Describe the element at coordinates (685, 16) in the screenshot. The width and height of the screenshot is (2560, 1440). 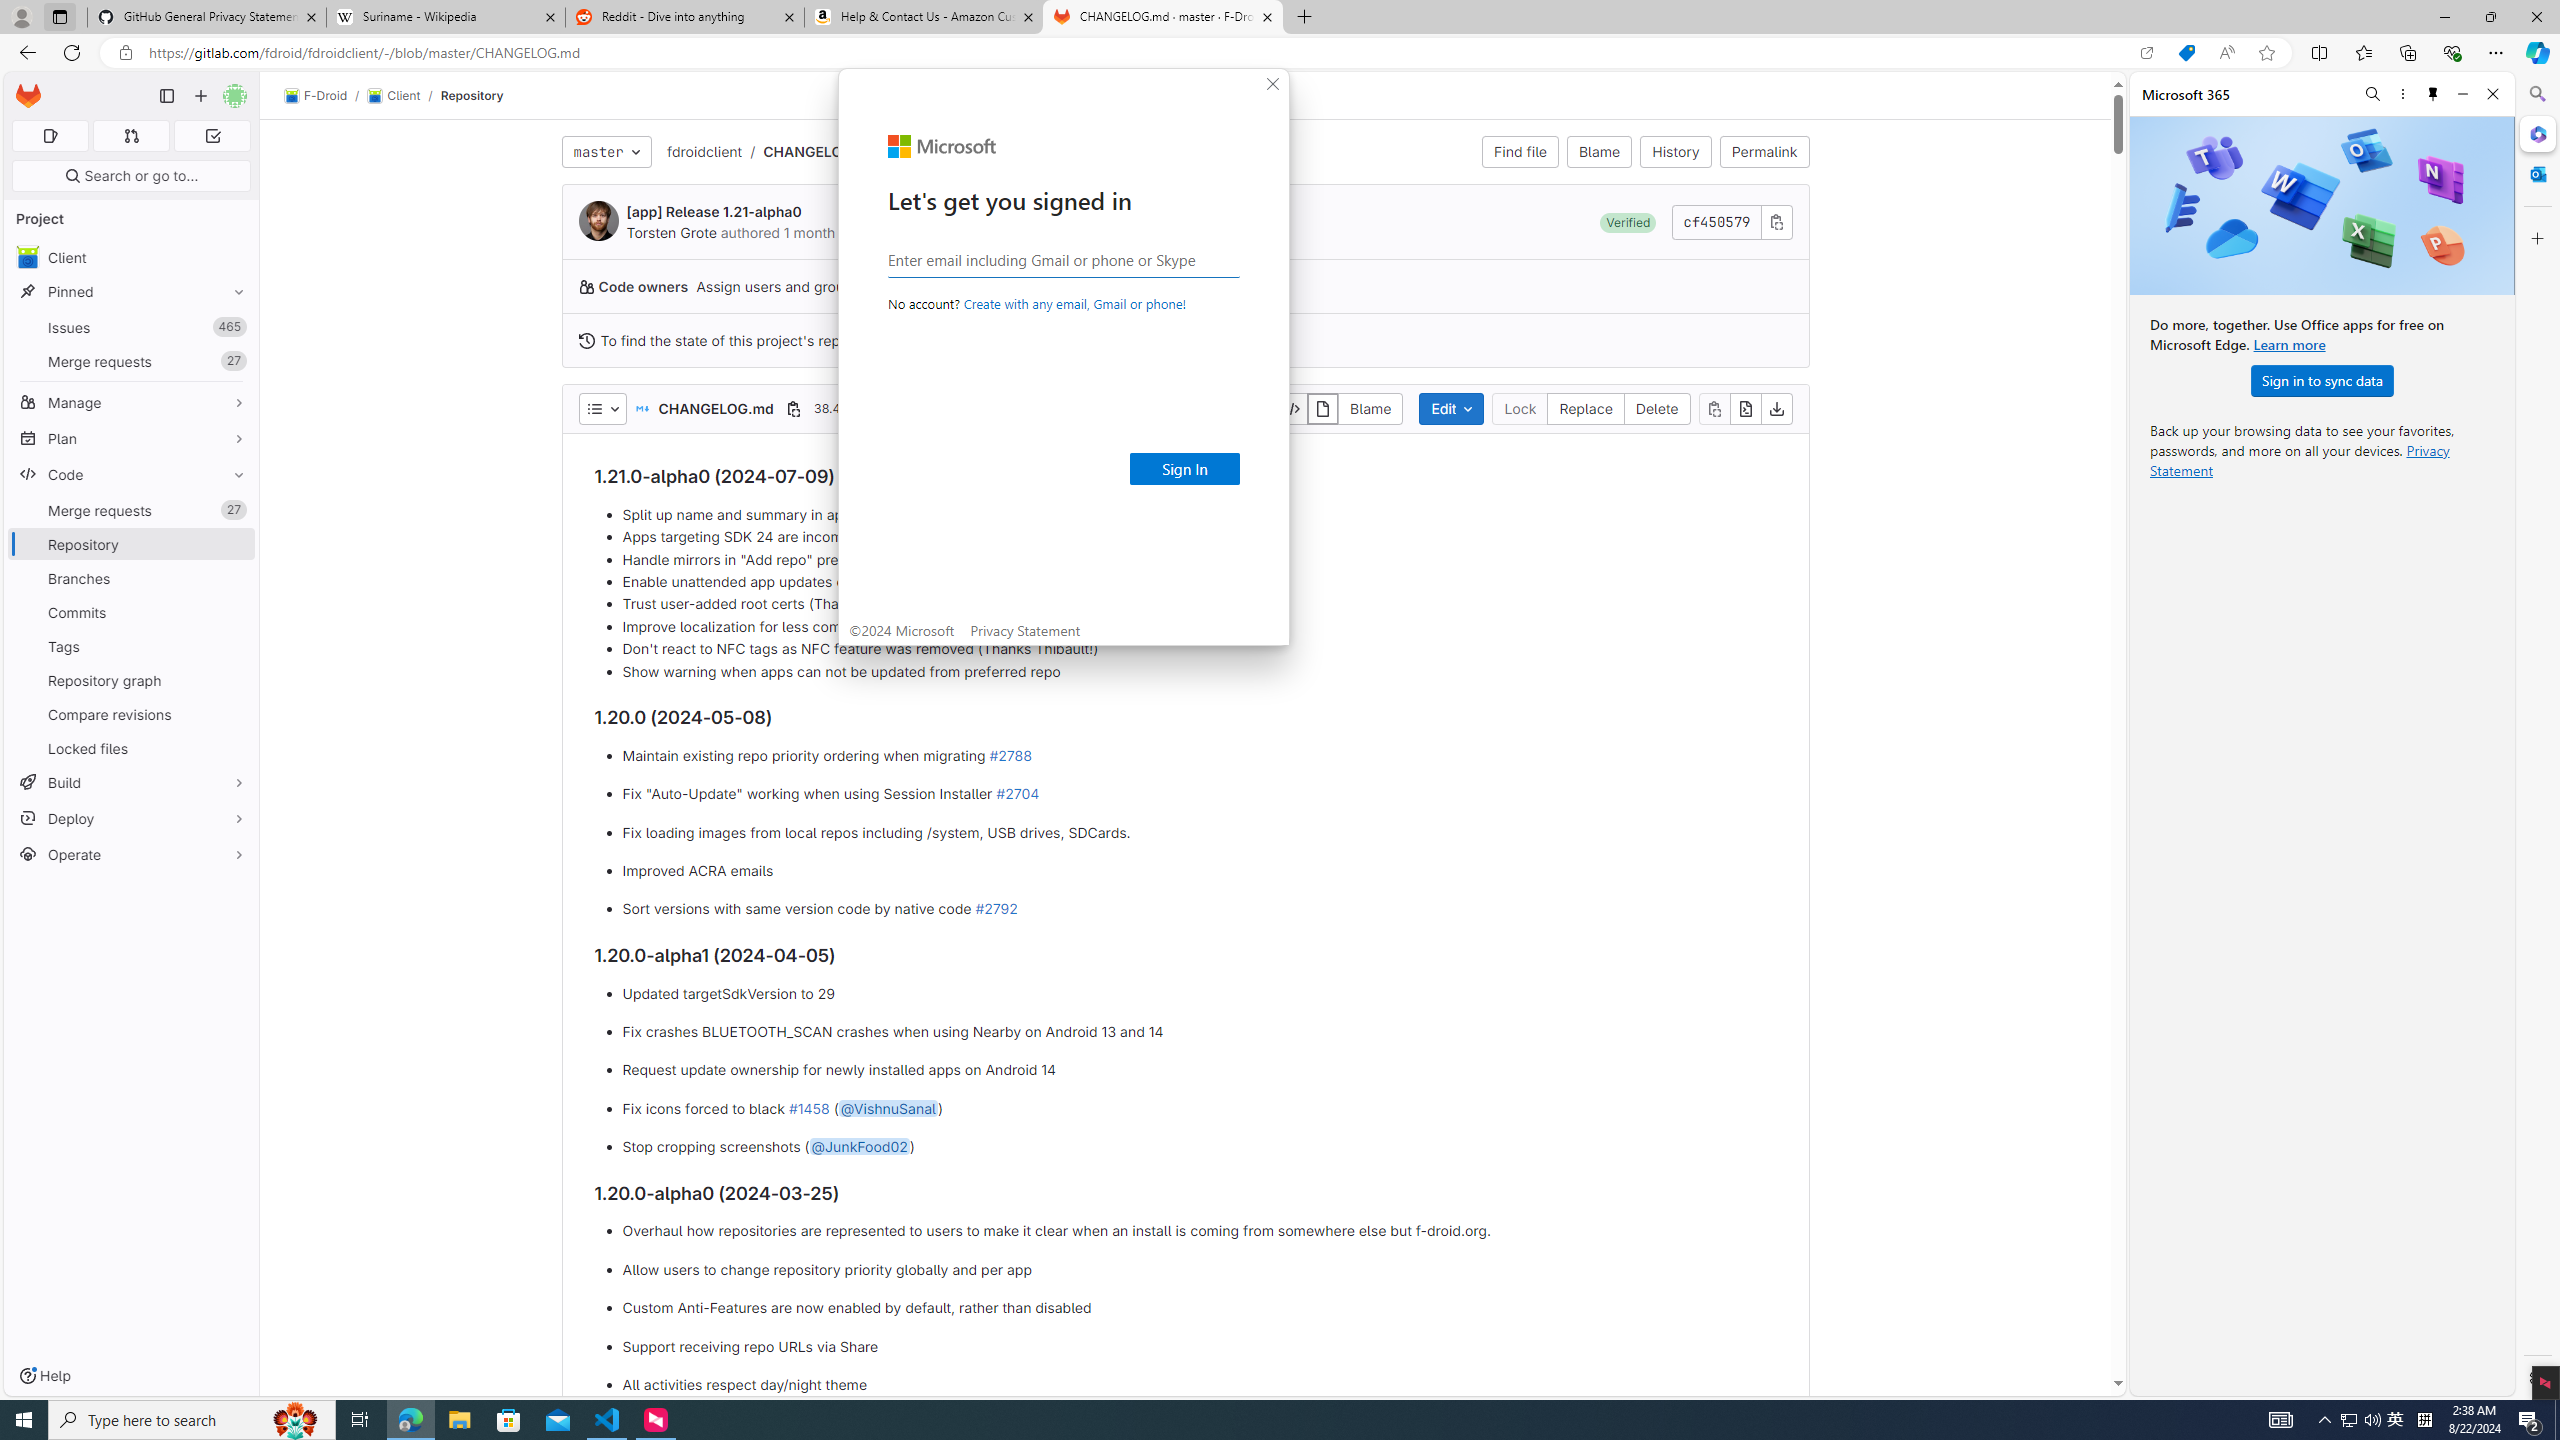
I see `'Reddit - Dive into anything'` at that location.